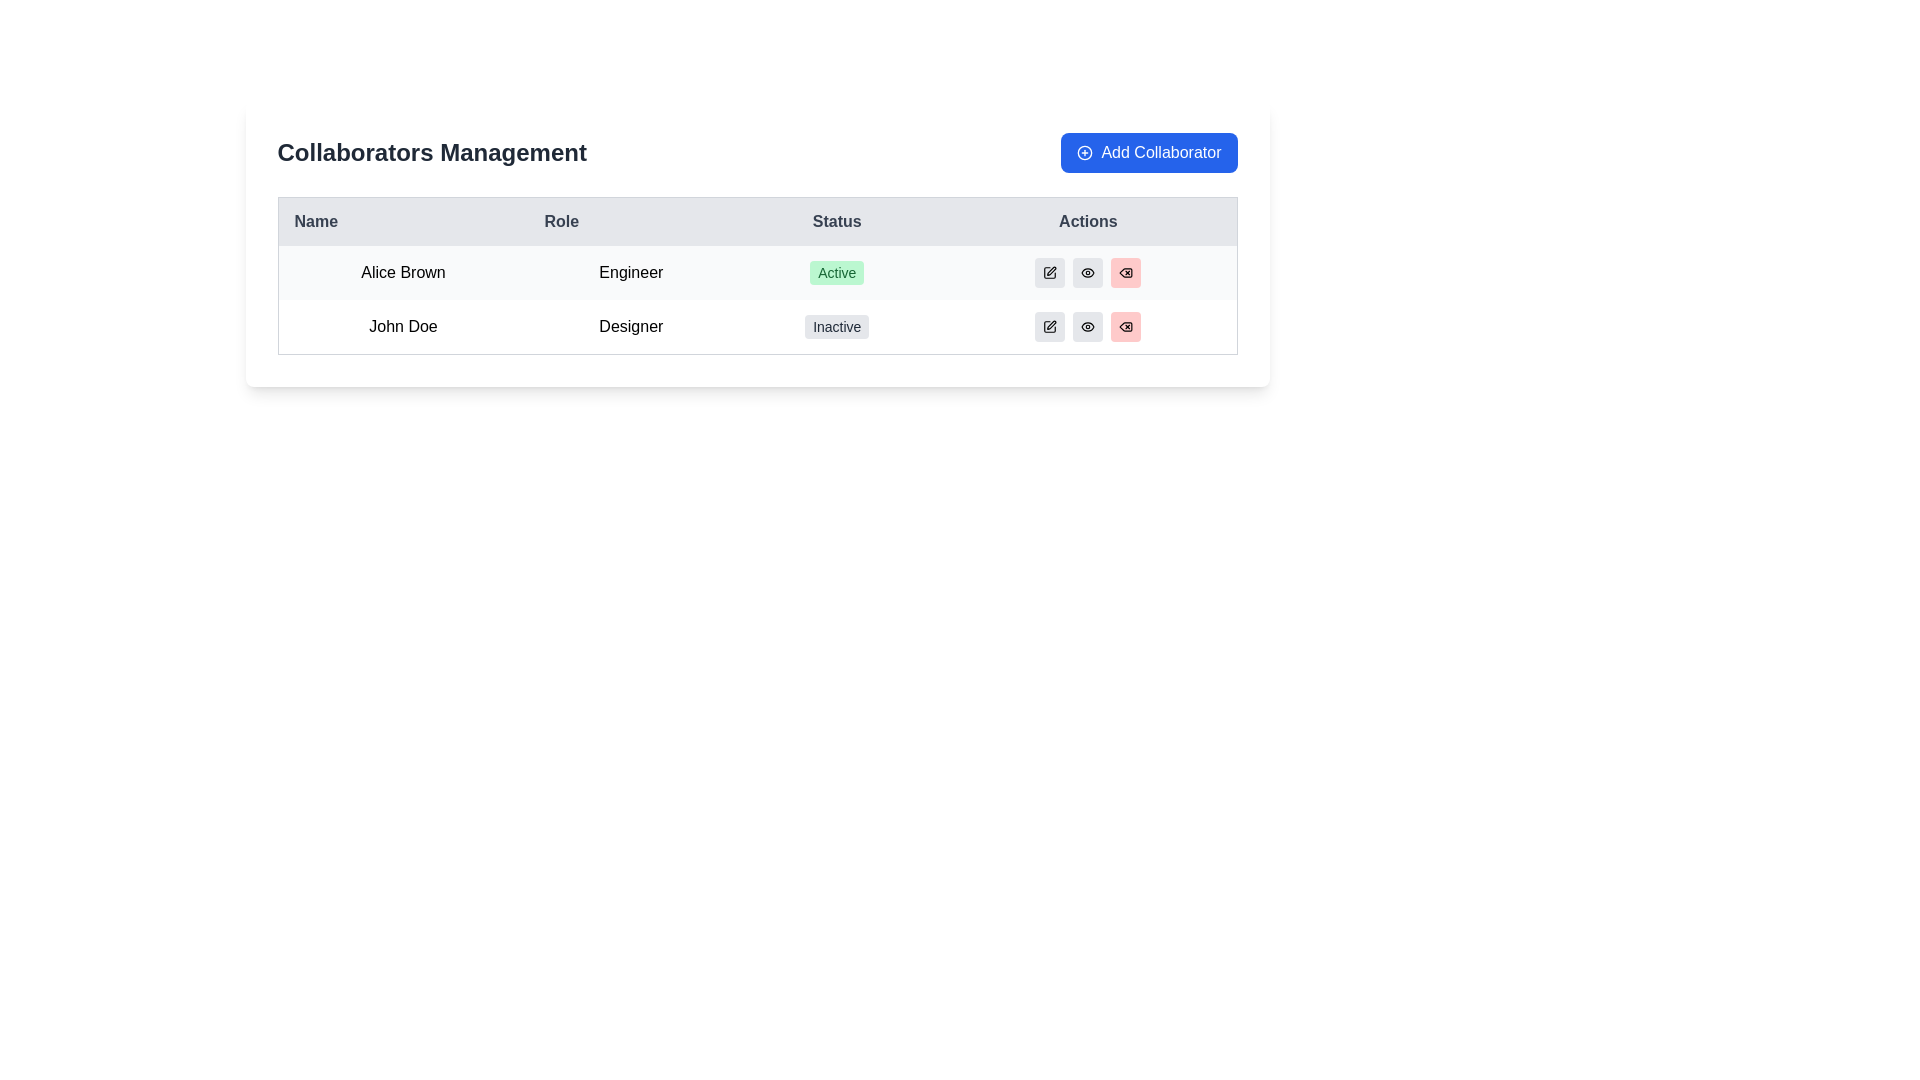 The image size is (1920, 1080). Describe the element at coordinates (1084, 152) in the screenshot. I see `the circular plus icon within the 'Add Collaborator' button located at the top-right corner of the Collaborators Management interface for additional interaction indication` at that location.